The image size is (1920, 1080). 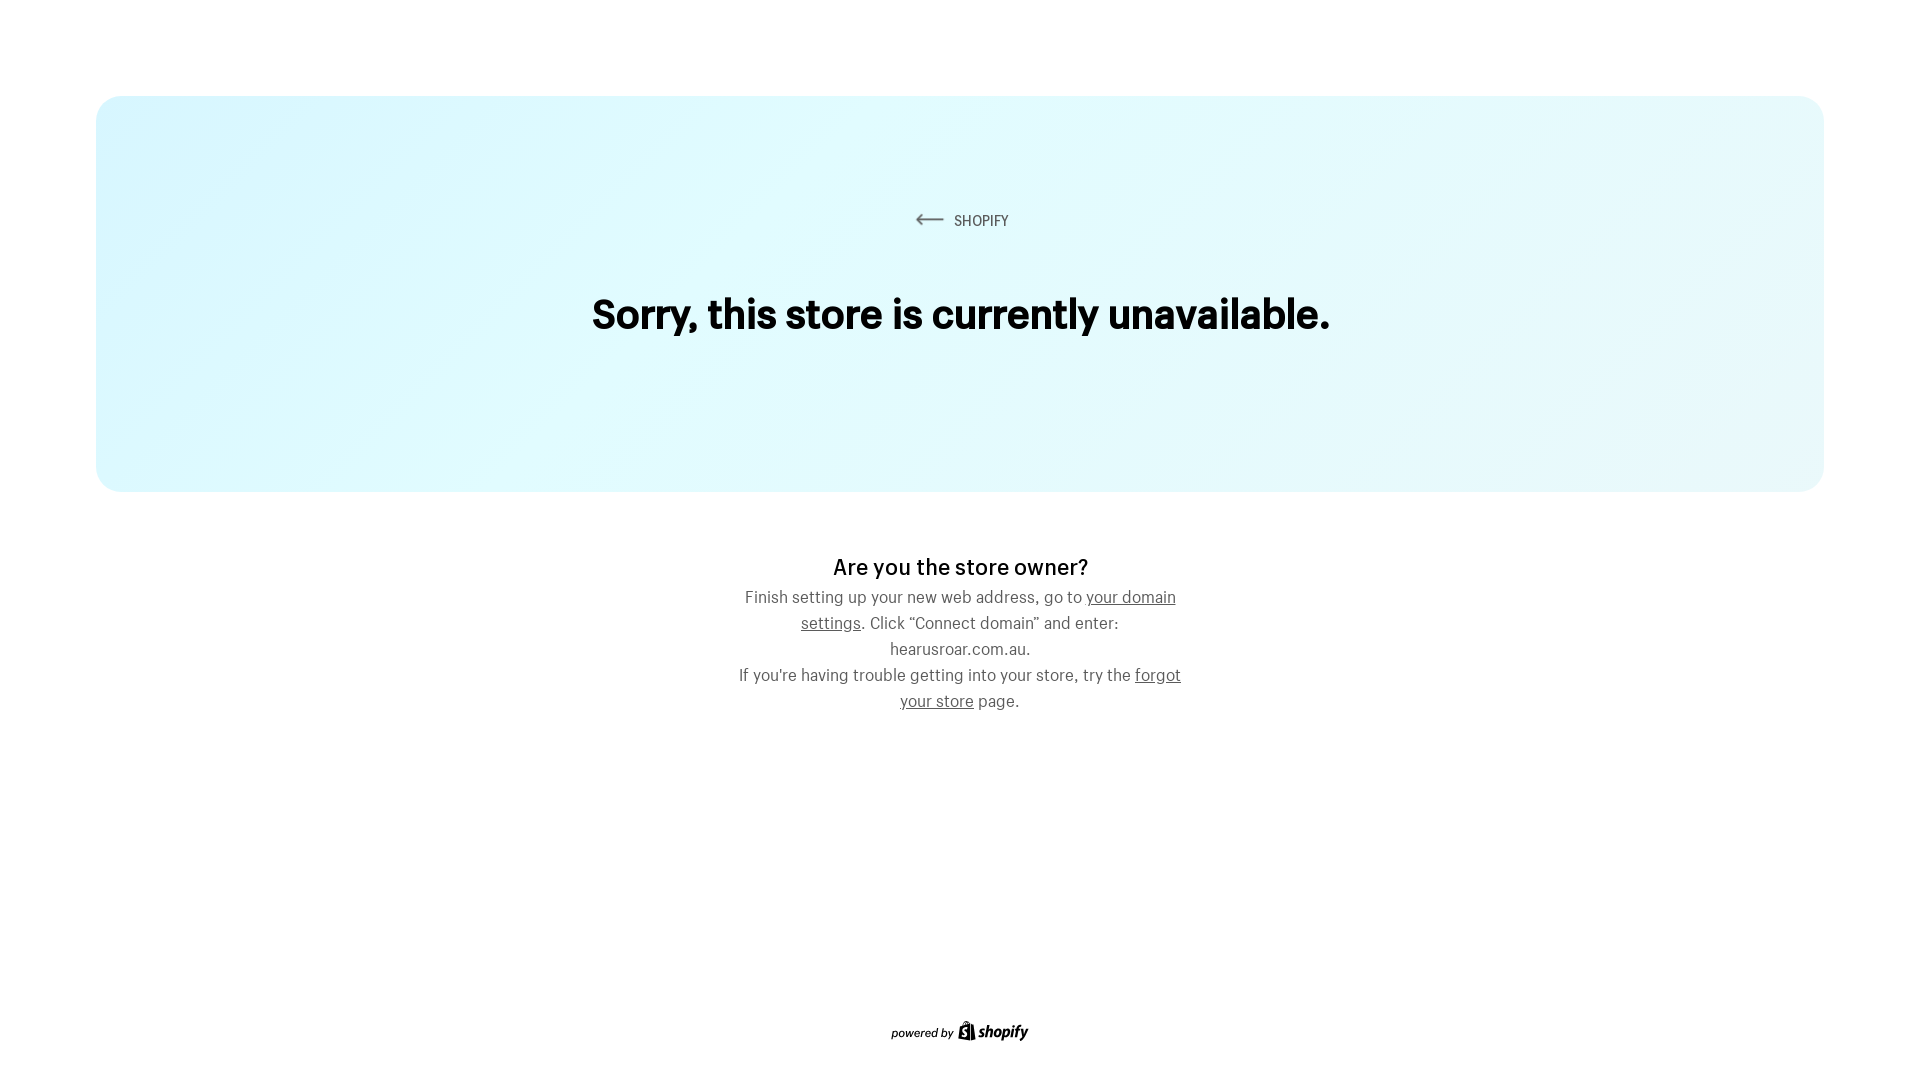 I want to click on 'forgot your store', so click(x=1040, y=684).